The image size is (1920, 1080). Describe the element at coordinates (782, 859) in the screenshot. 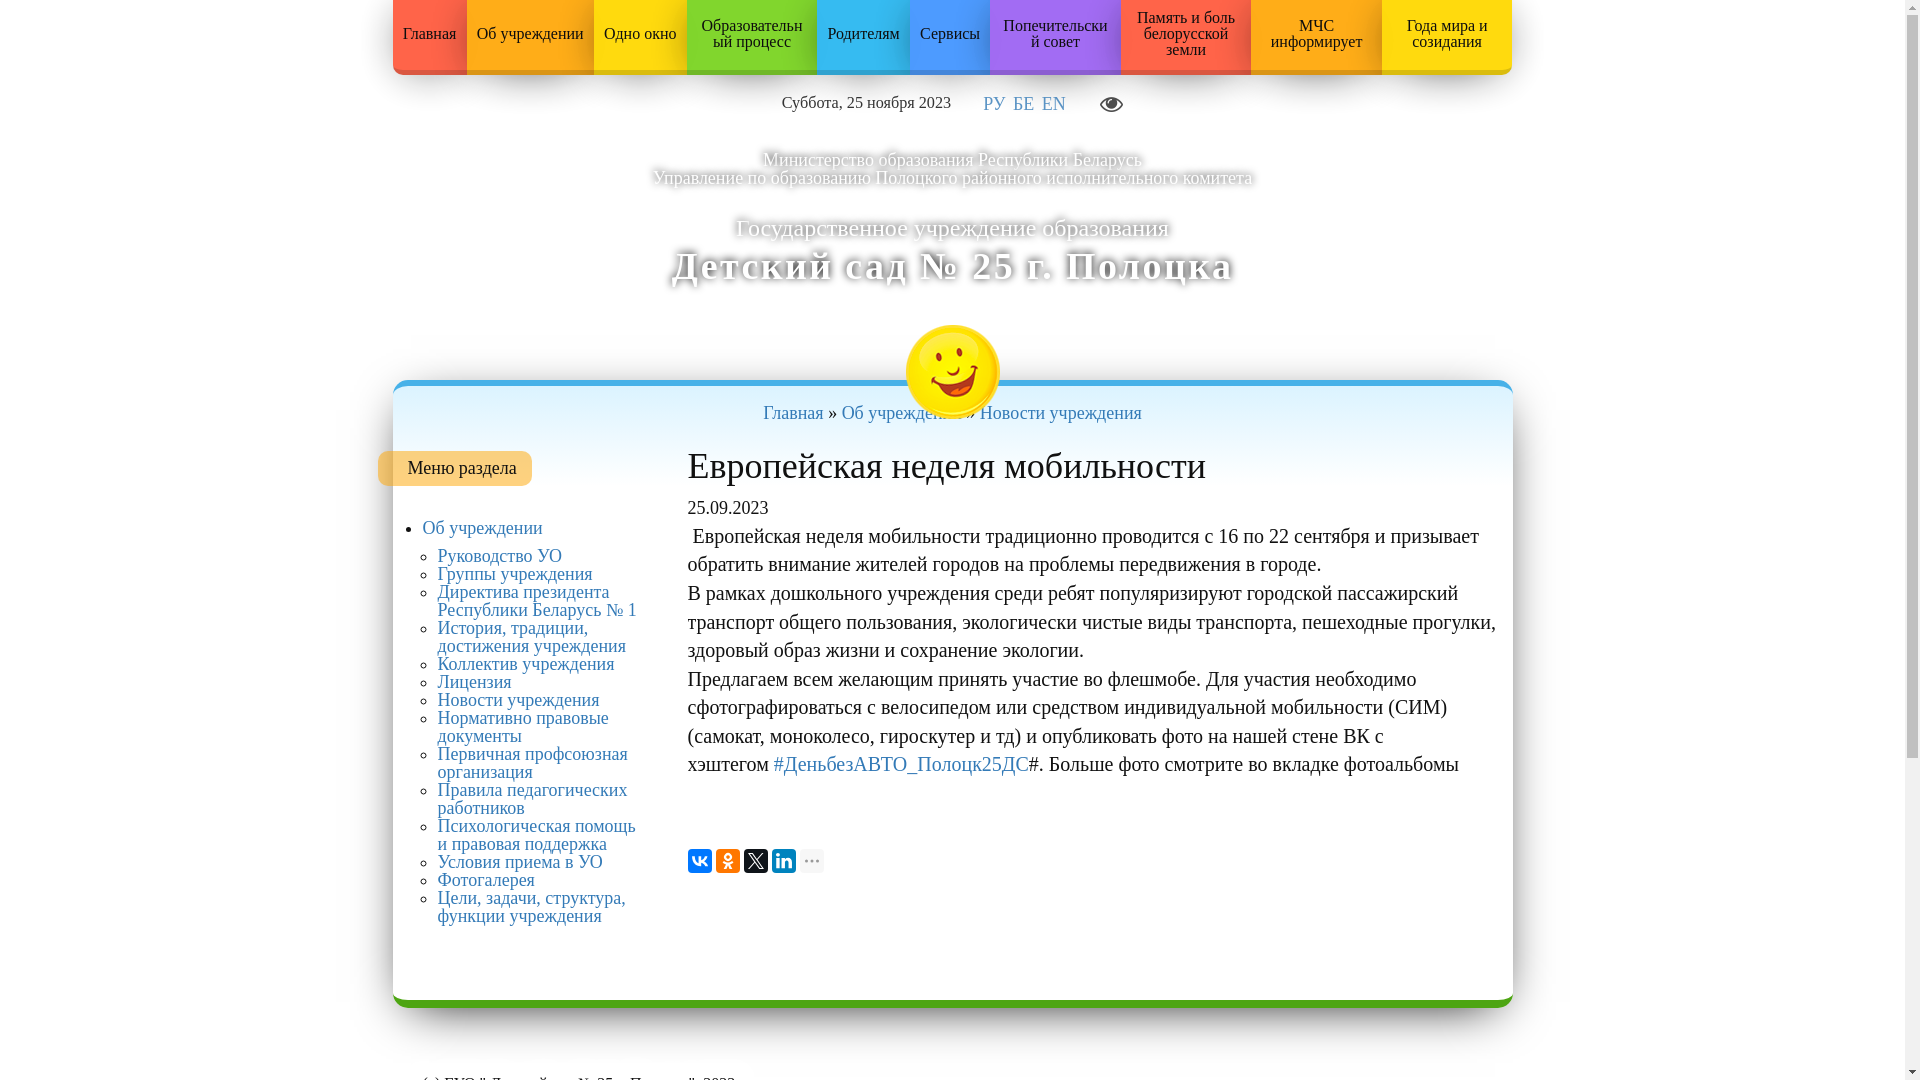

I see `'LinkedIn'` at that location.